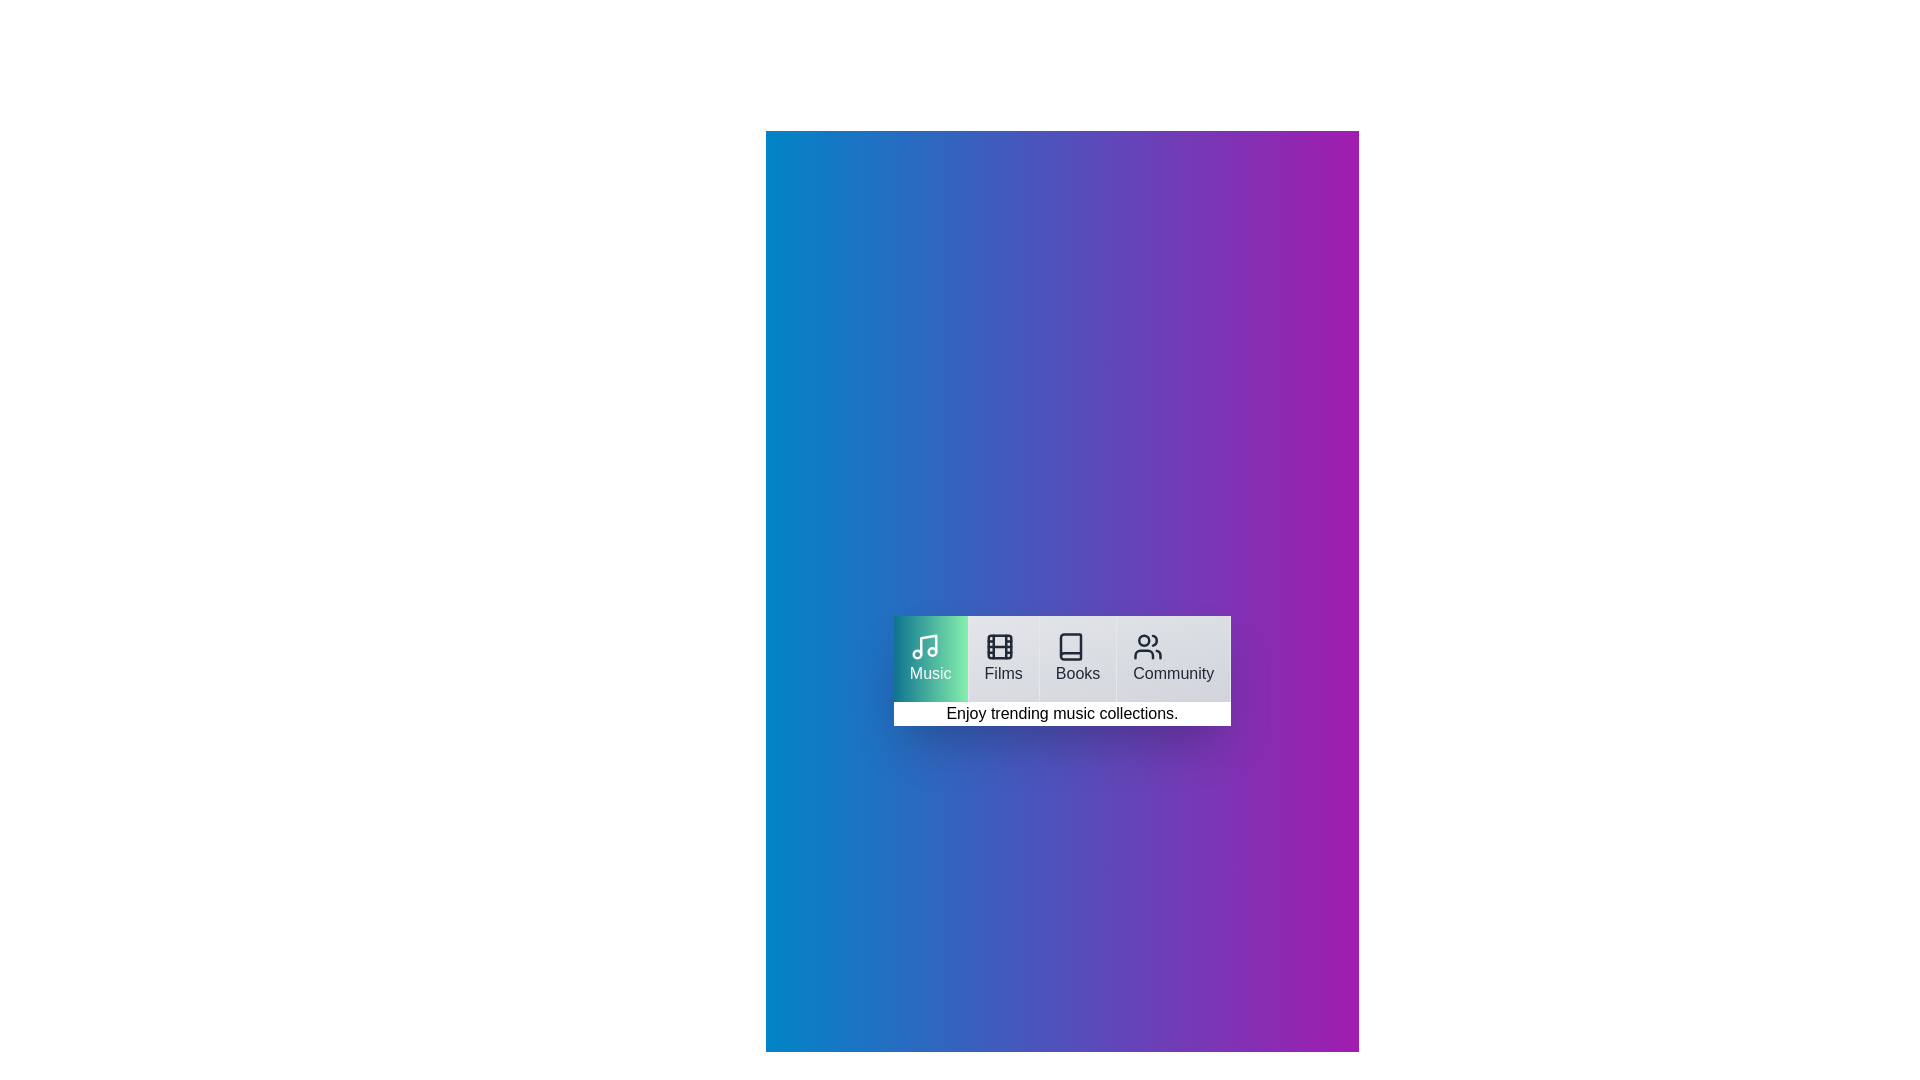 Image resolution: width=1920 pixels, height=1080 pixels. What do you see at coordinates (999, 647) in the screenshot?
I see `the 'Films' icon, which is the second icon in the row of items labeled 'Music,' 'Films,' 'Books,' and 'Community.' This icon is positioned above the label 'Films.'` at bounding box center [999, 647].